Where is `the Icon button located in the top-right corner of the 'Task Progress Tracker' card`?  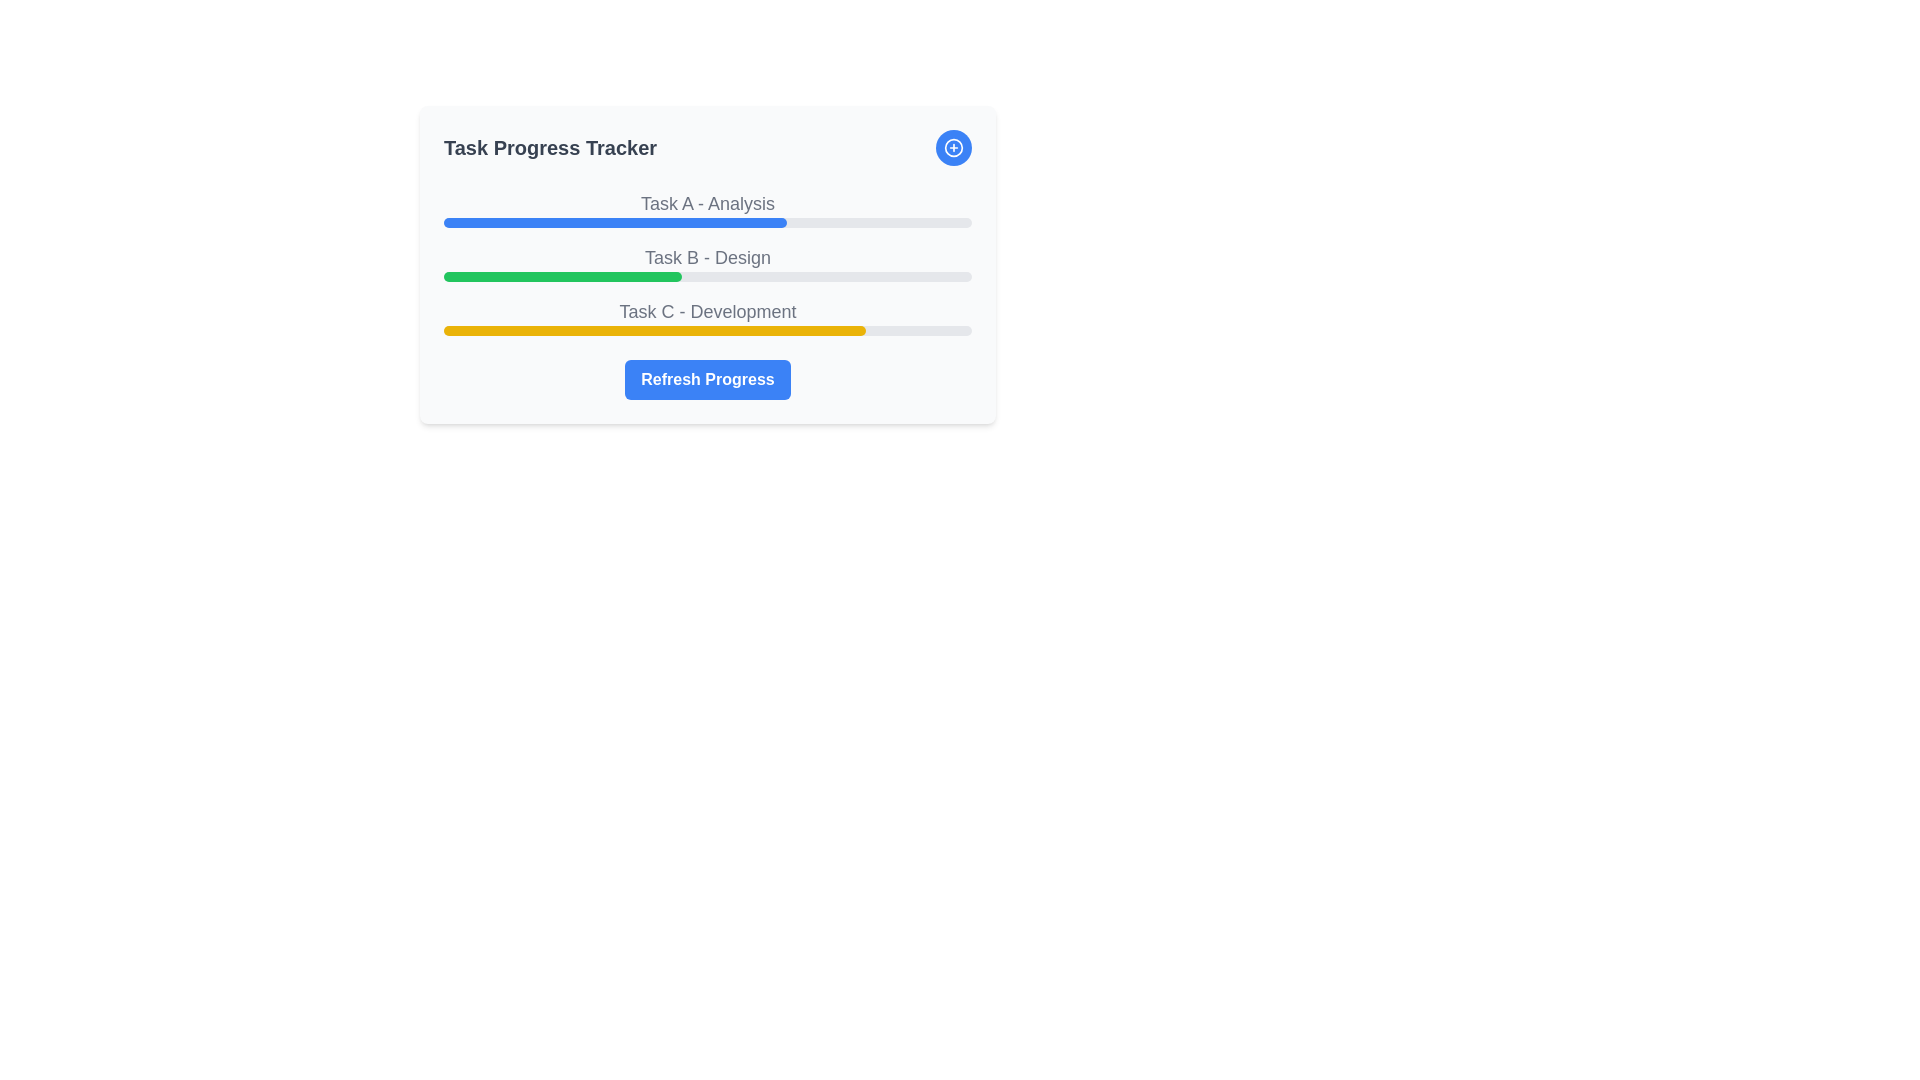 the Icon button located in the top-right corner of the 'Task Progress Tracker' card is located at coordinates (953, 146).